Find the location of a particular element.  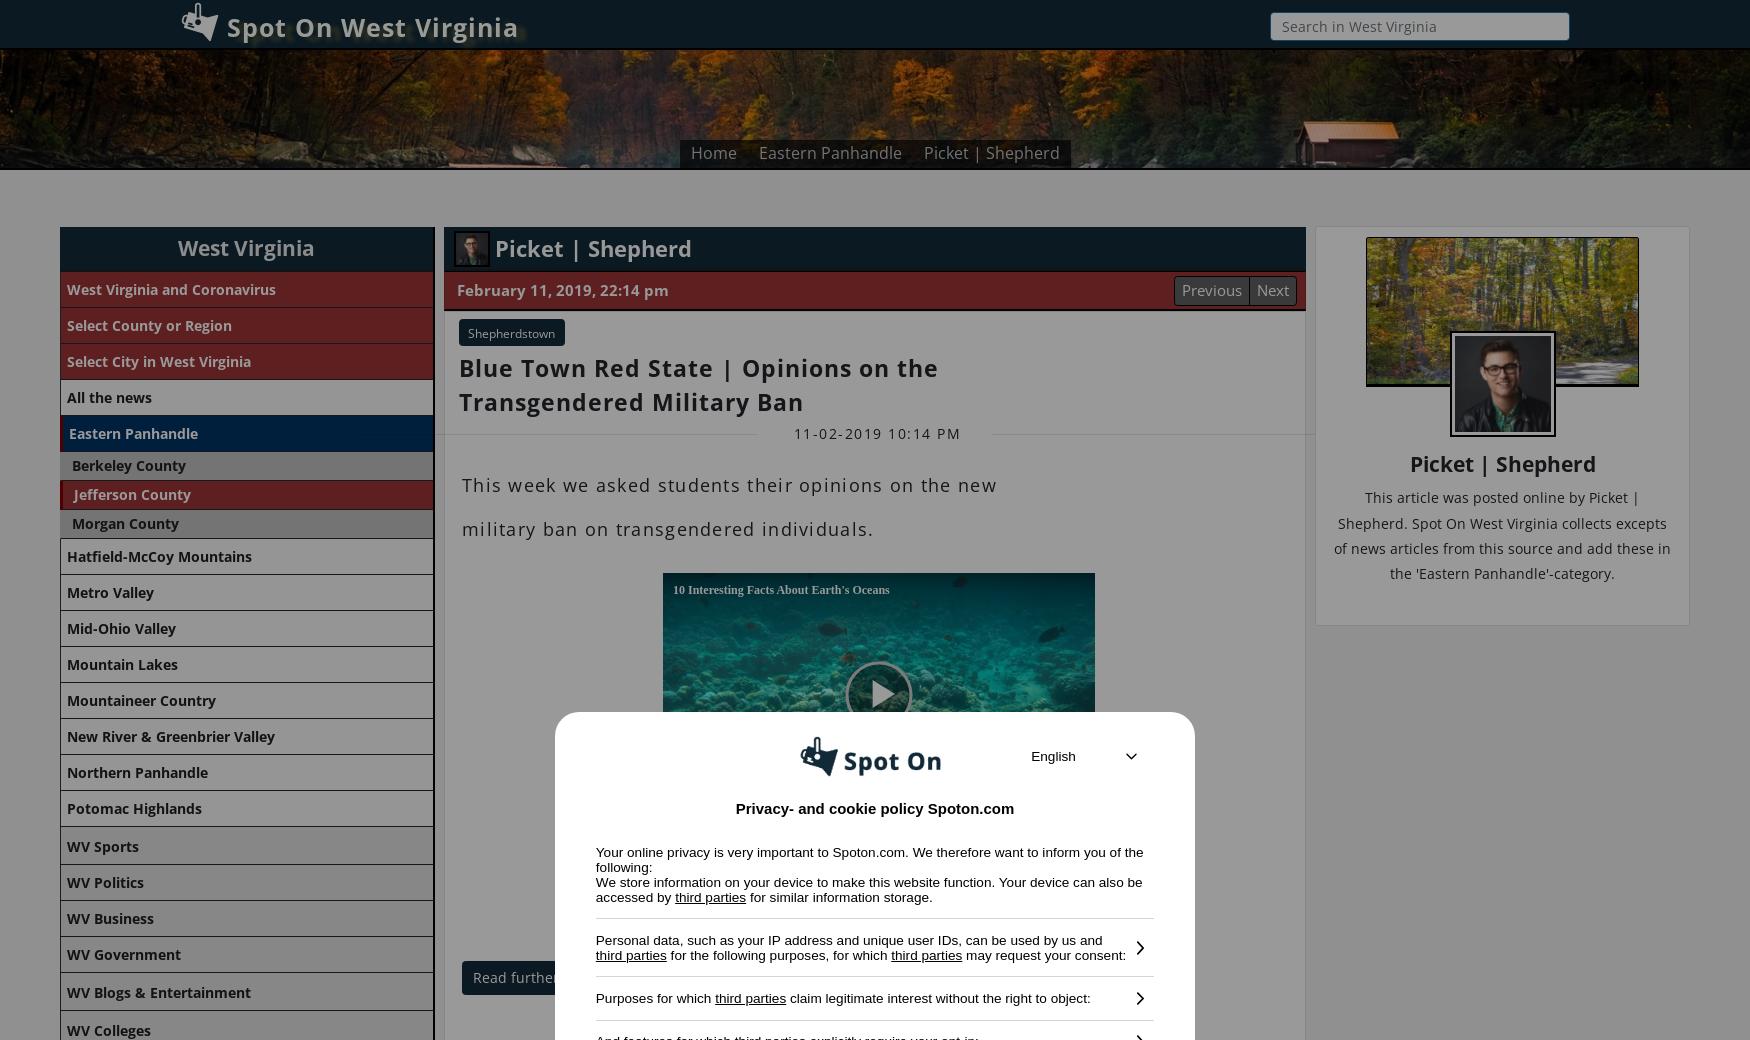

'Mountaineer Country' is located at coordinates (140, 700).